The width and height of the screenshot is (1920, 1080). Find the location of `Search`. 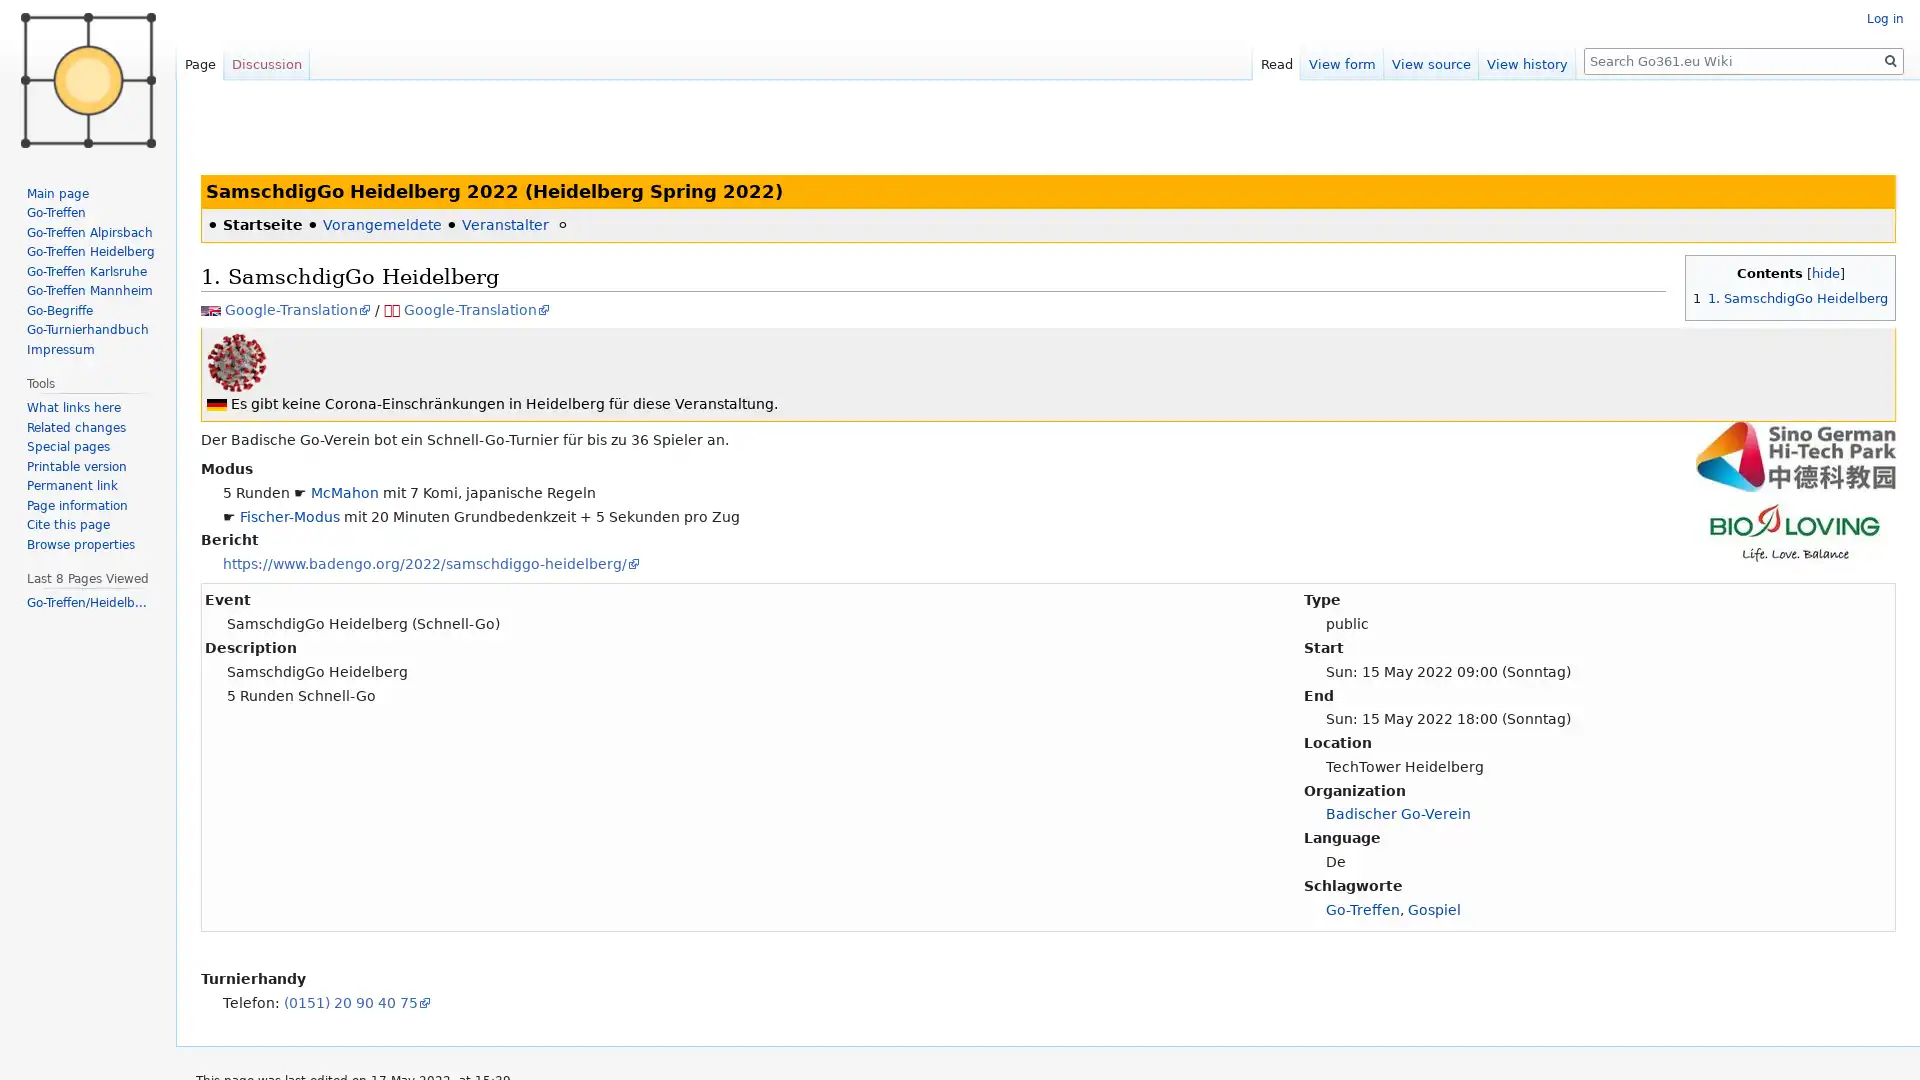

Search is located at coordinates (1890, 60).